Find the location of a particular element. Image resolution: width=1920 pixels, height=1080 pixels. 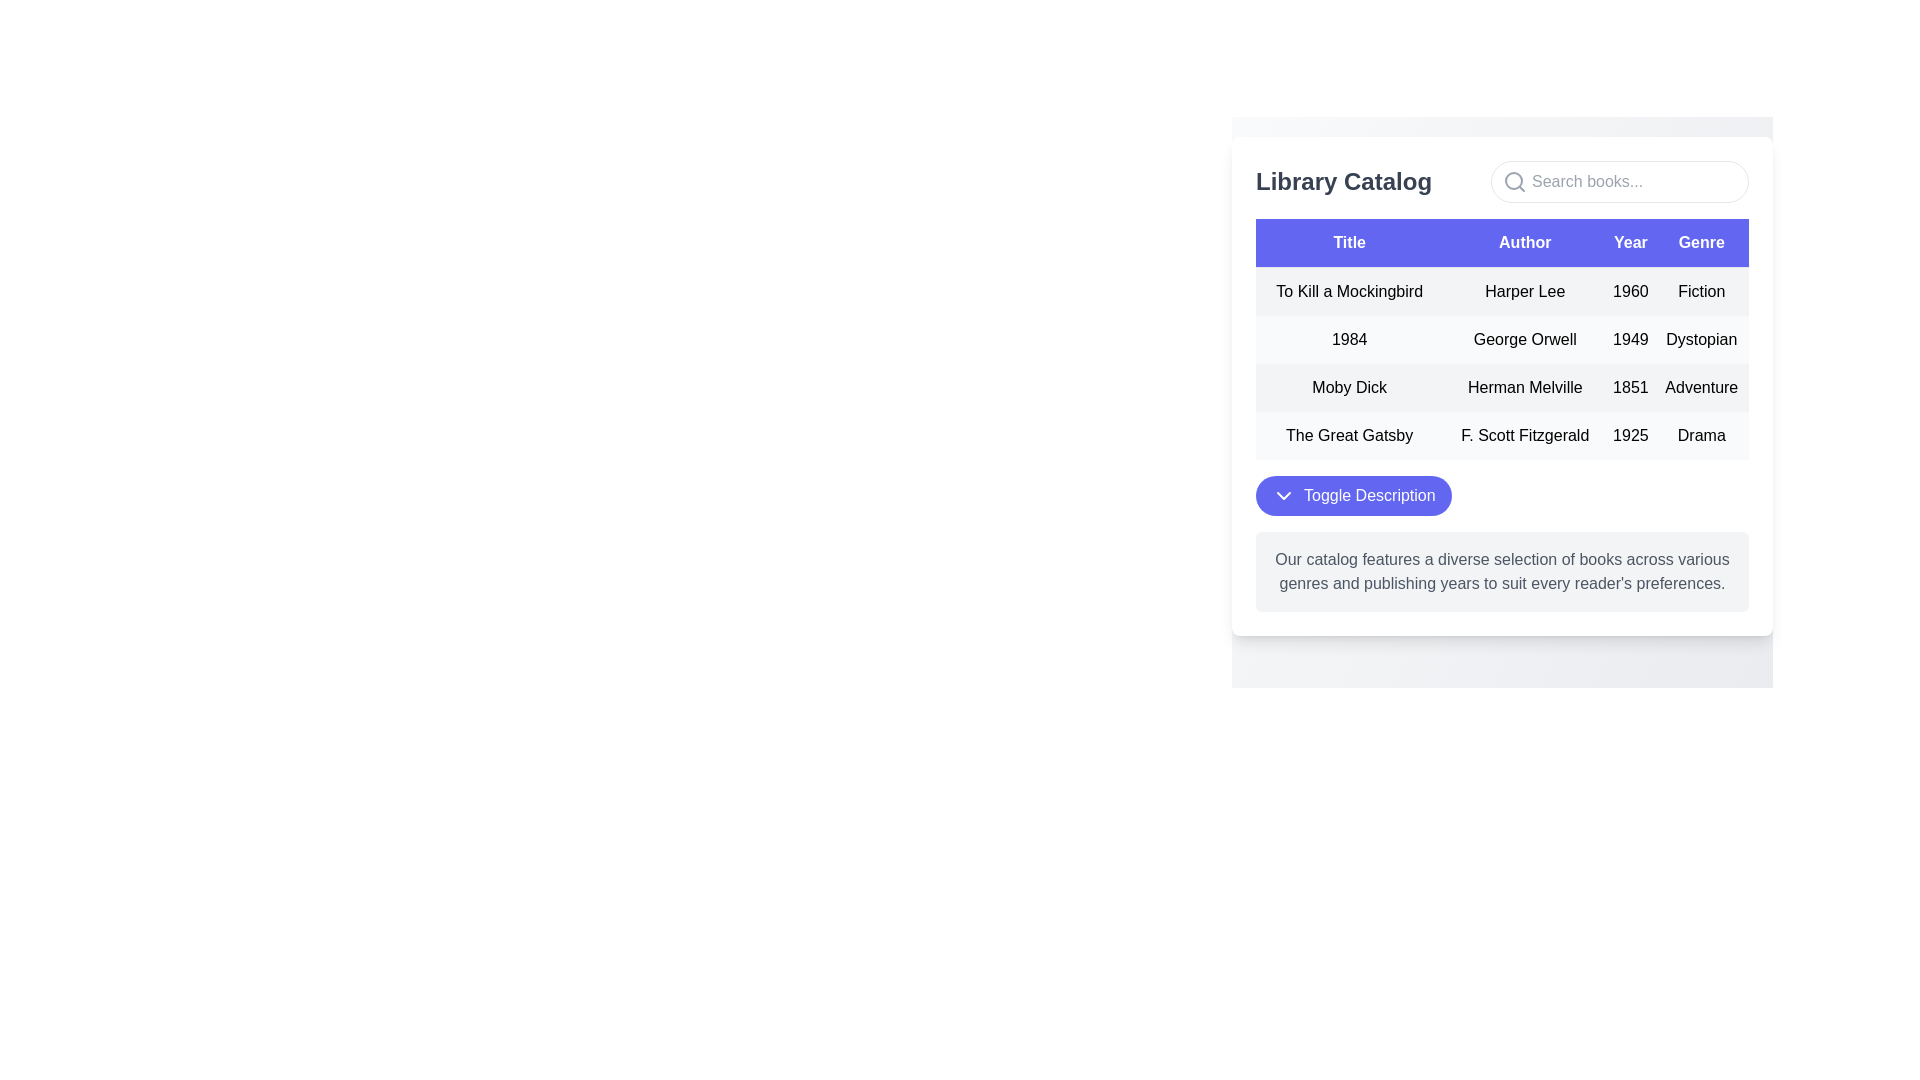

the 'Library Catalog' heading is located at coordinates (1344, 181).